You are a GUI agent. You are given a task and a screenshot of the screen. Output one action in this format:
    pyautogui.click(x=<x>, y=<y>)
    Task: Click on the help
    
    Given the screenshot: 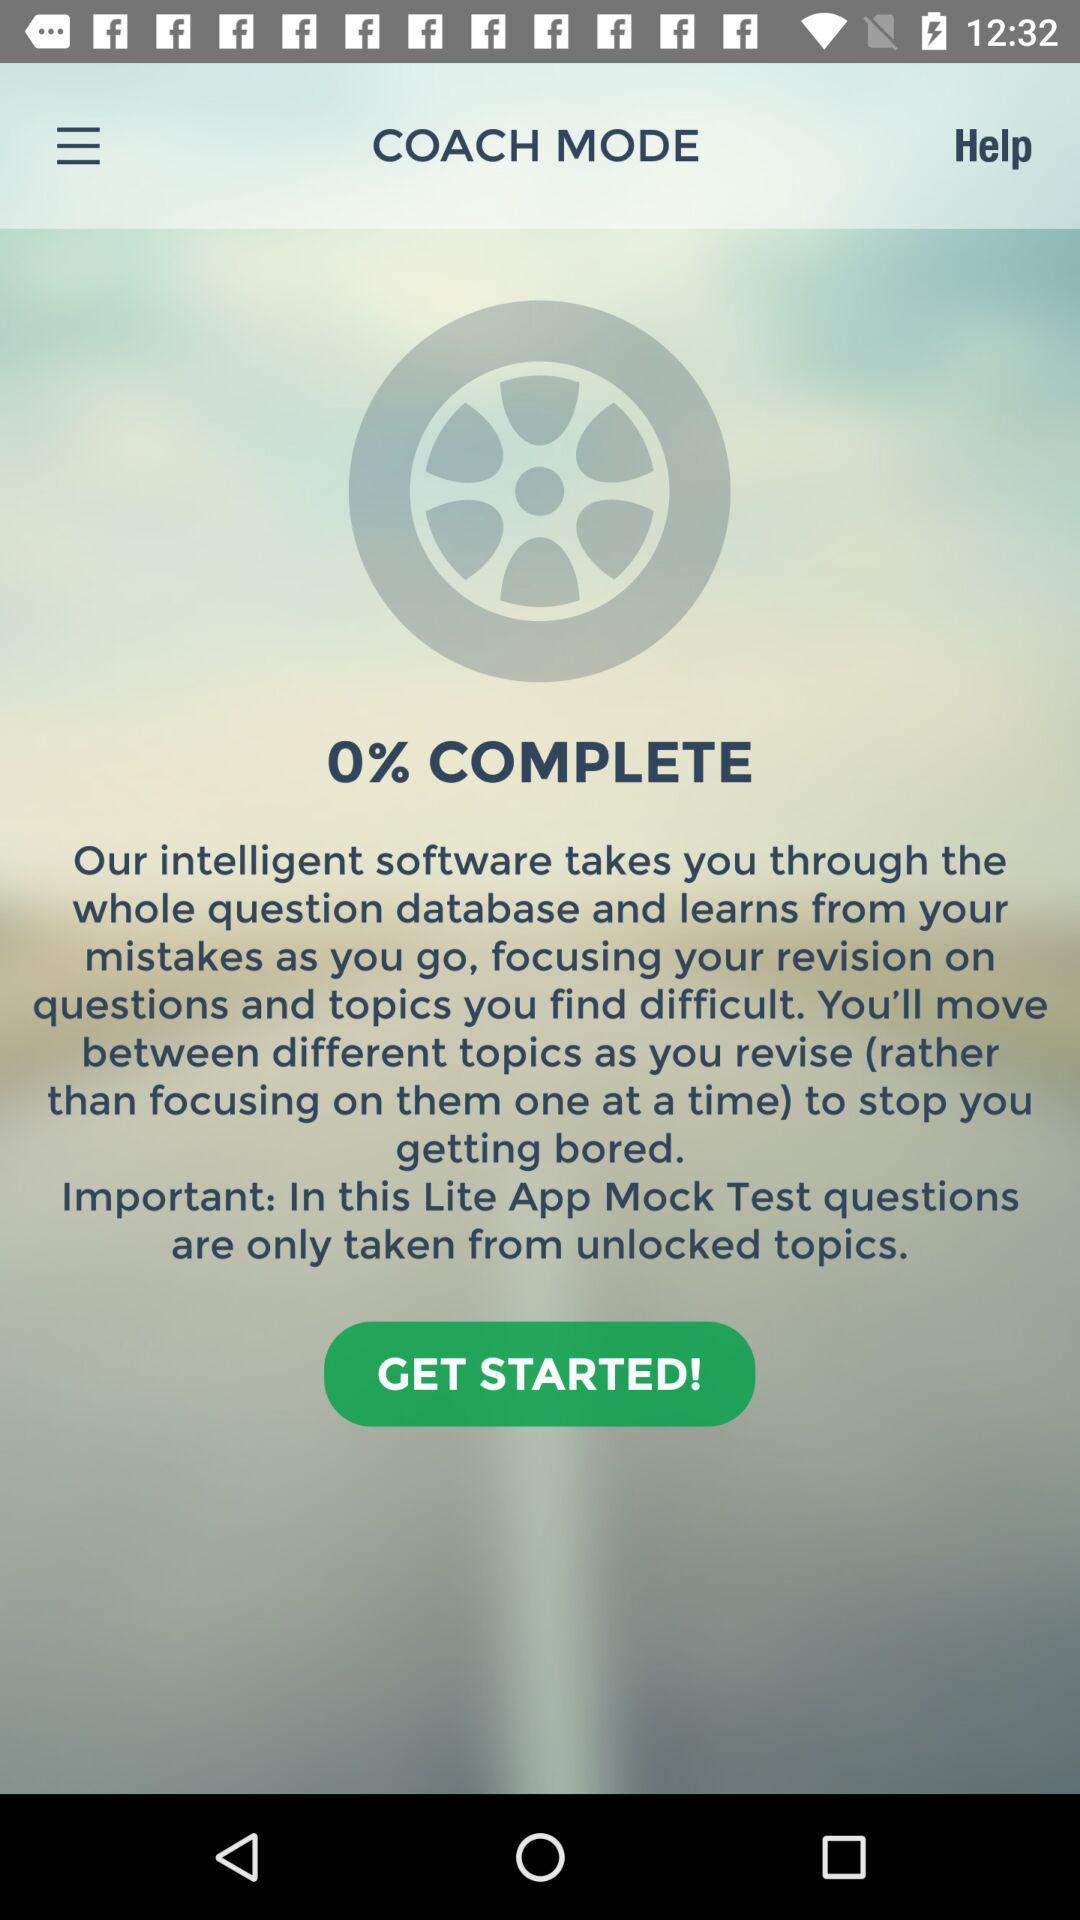 What is the action you would take?
    pyautogui.click(x=992, y=144)
    